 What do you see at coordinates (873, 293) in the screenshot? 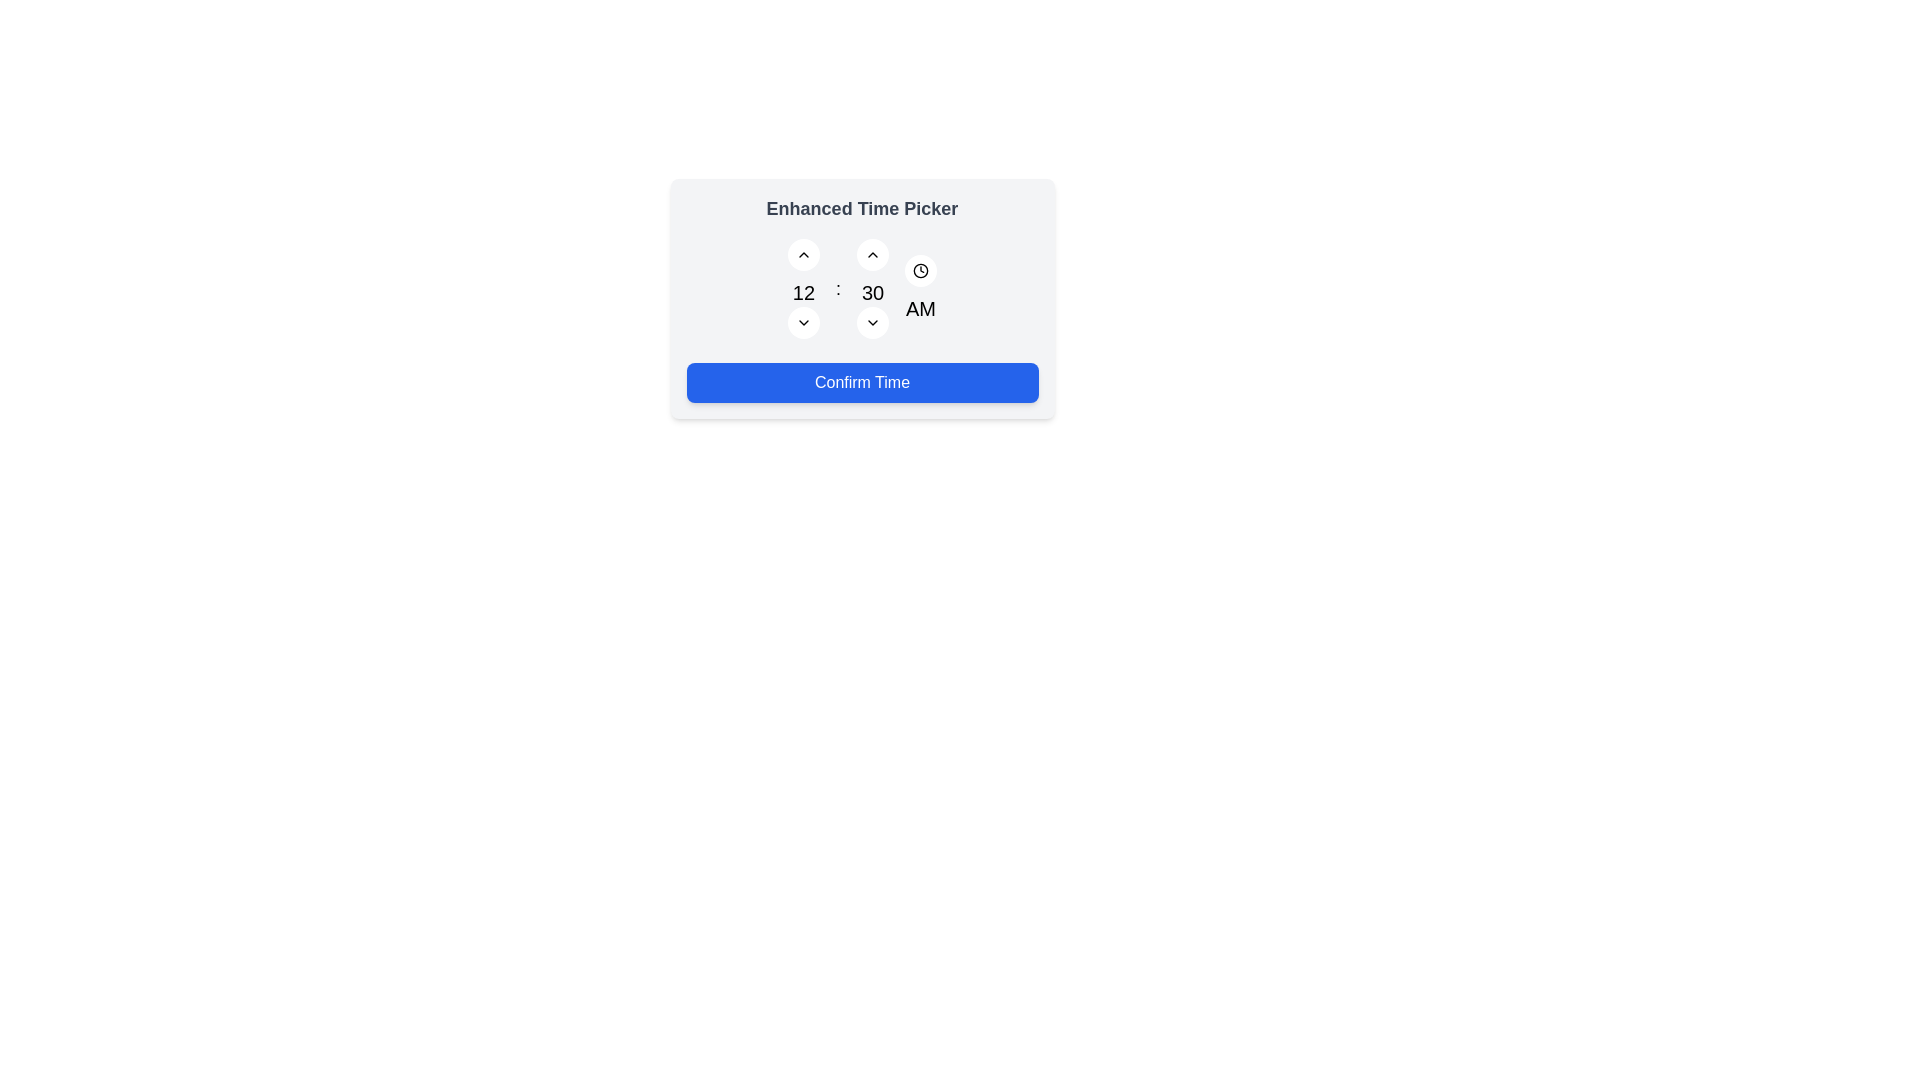
I see `the Text Display element that shows the currently selected minute value in the time selection interface, positioned centrally between the up and down arrow icons` at bounding box center [873, 293].